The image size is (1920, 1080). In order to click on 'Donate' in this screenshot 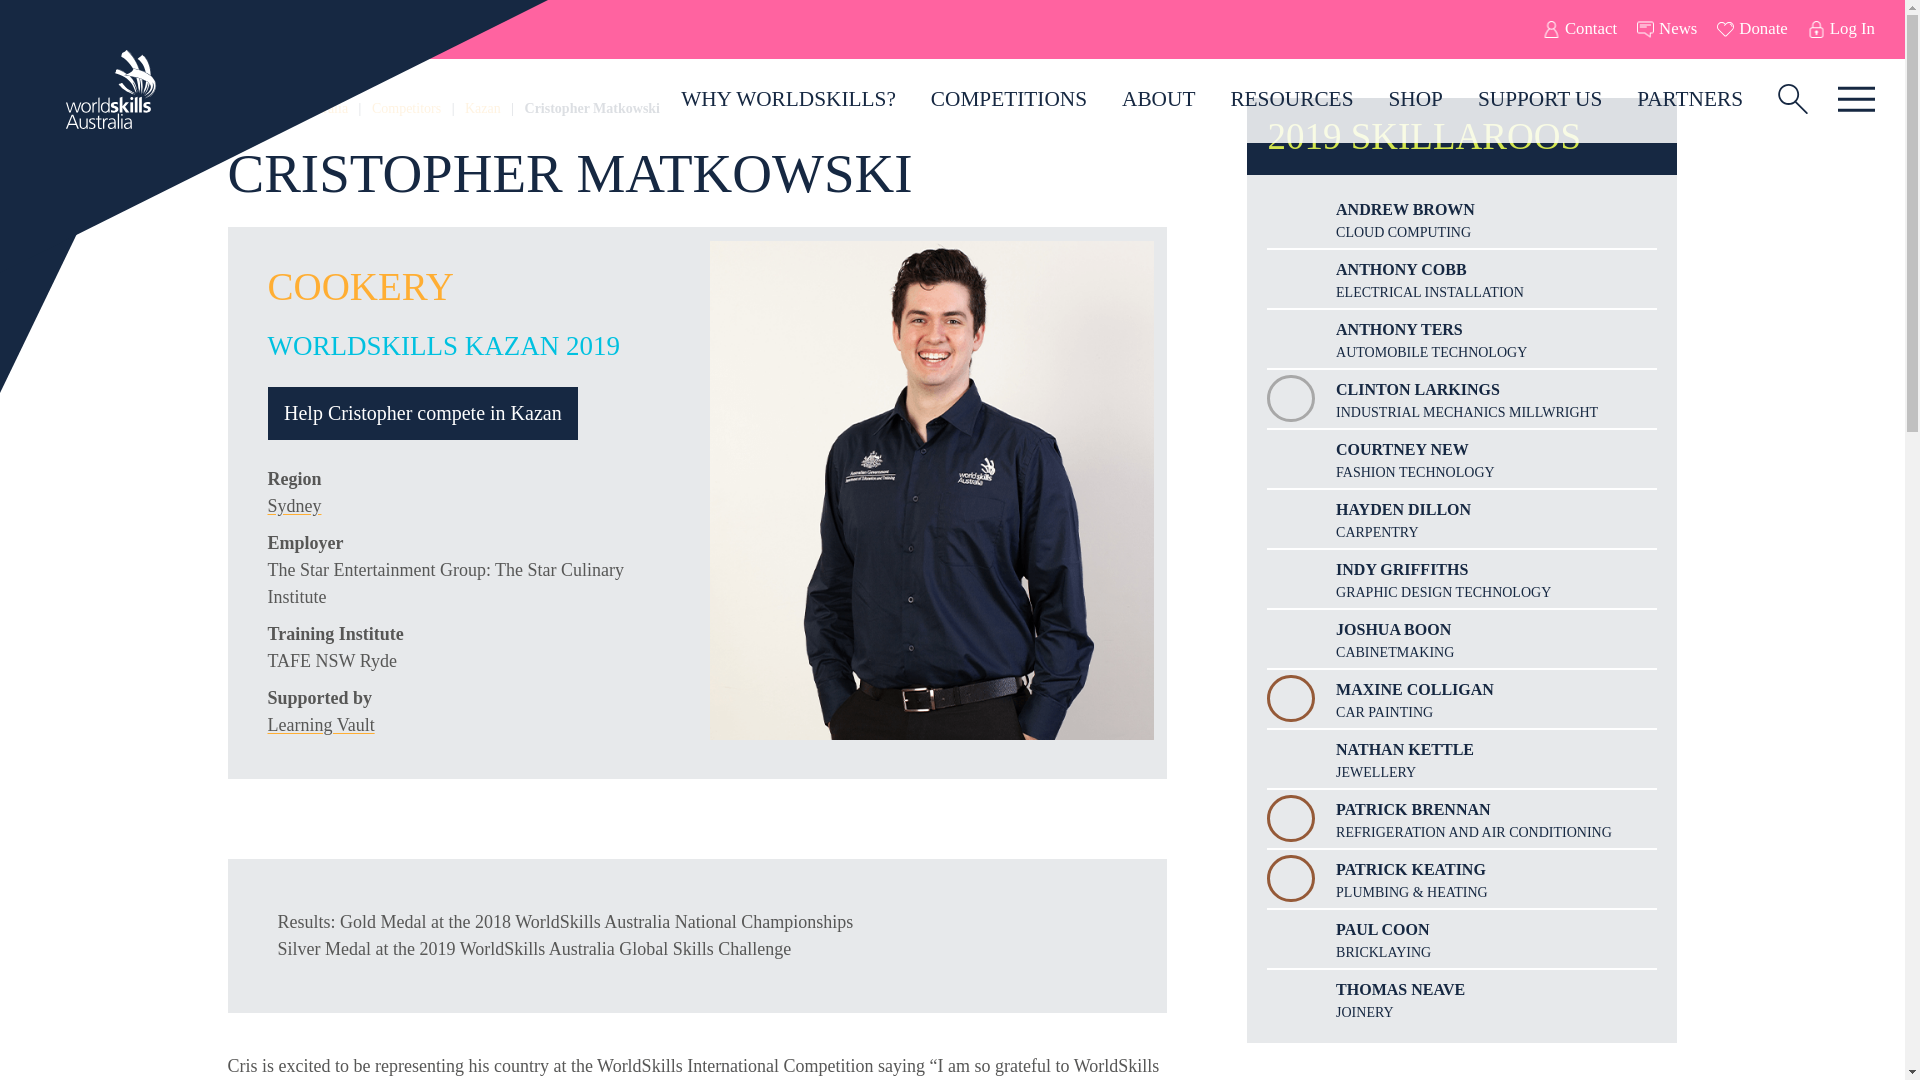, I will do `click(1751, 29)`.